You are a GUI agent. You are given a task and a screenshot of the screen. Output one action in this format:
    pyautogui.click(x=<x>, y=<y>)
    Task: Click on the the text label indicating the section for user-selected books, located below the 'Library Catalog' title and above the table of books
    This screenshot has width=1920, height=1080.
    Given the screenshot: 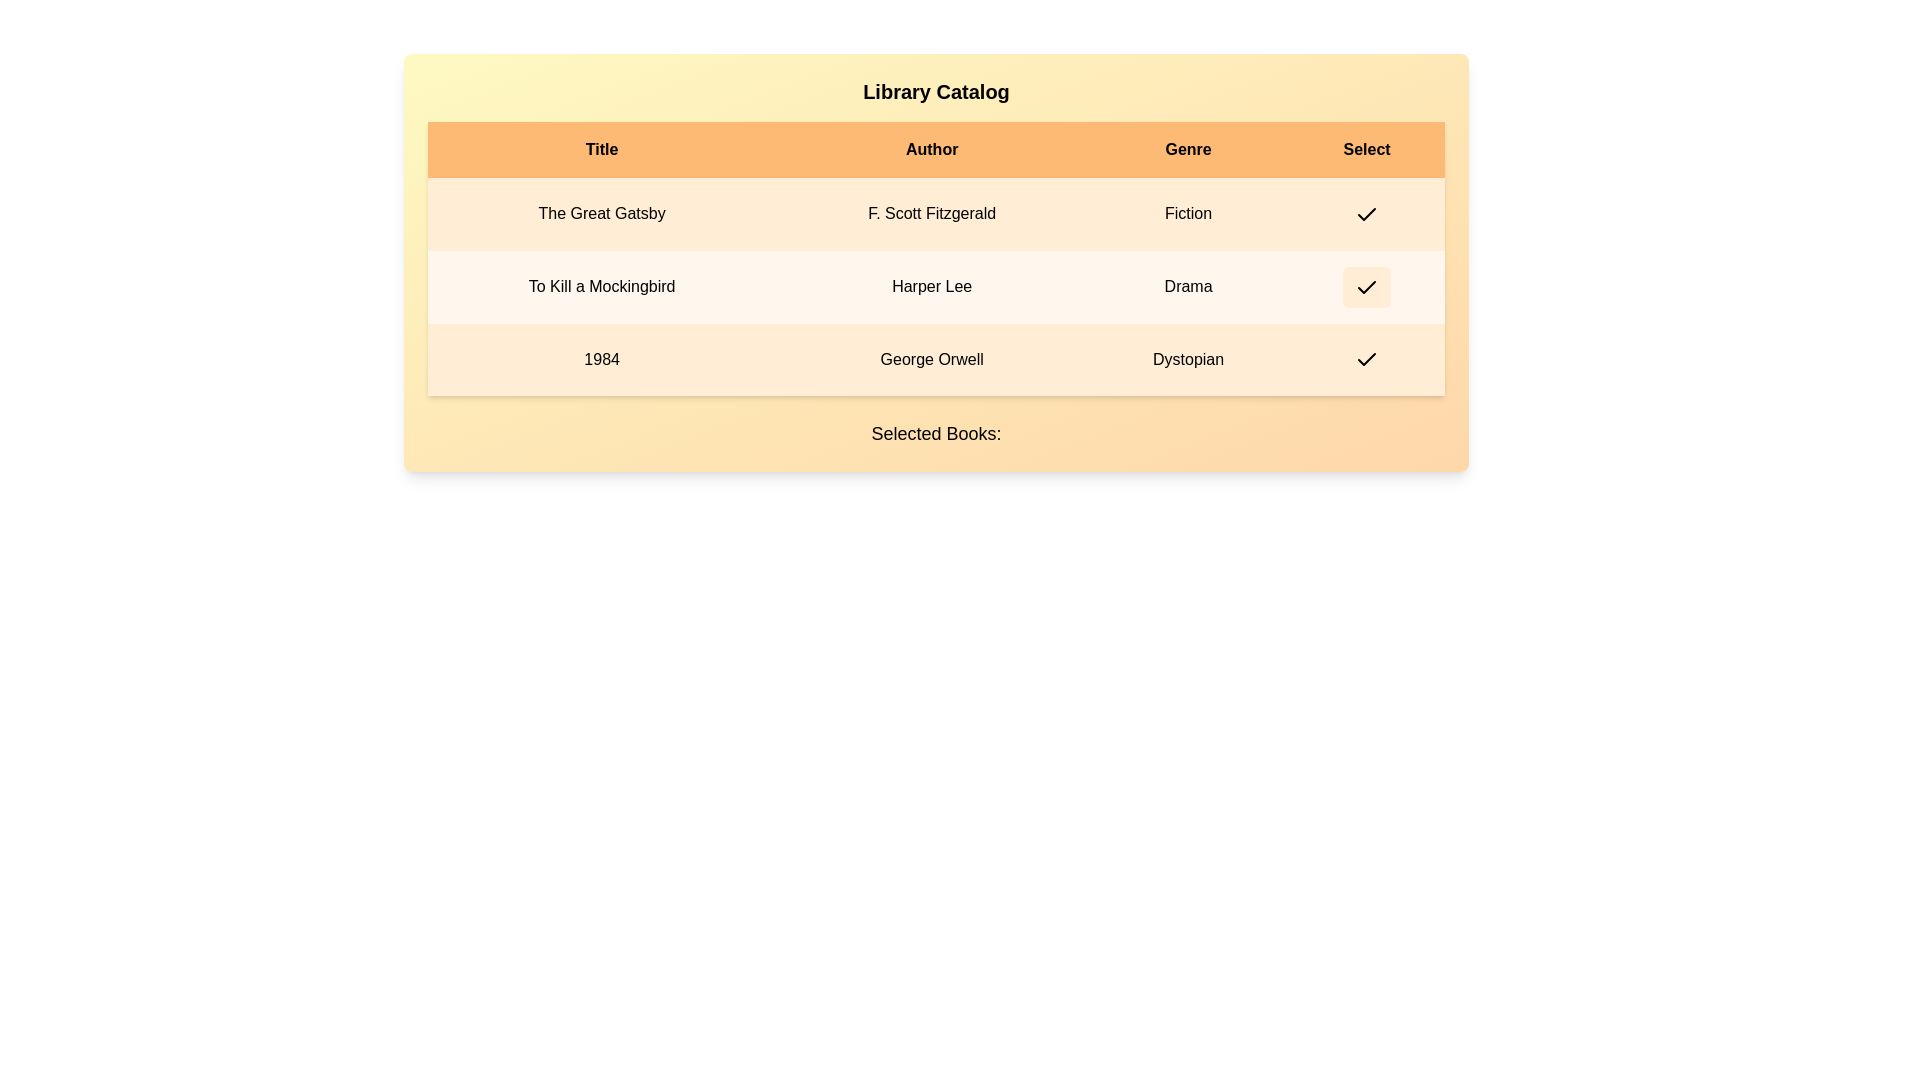 What is the action you would take?
    pyautogui.click(x=935, y=433)
    